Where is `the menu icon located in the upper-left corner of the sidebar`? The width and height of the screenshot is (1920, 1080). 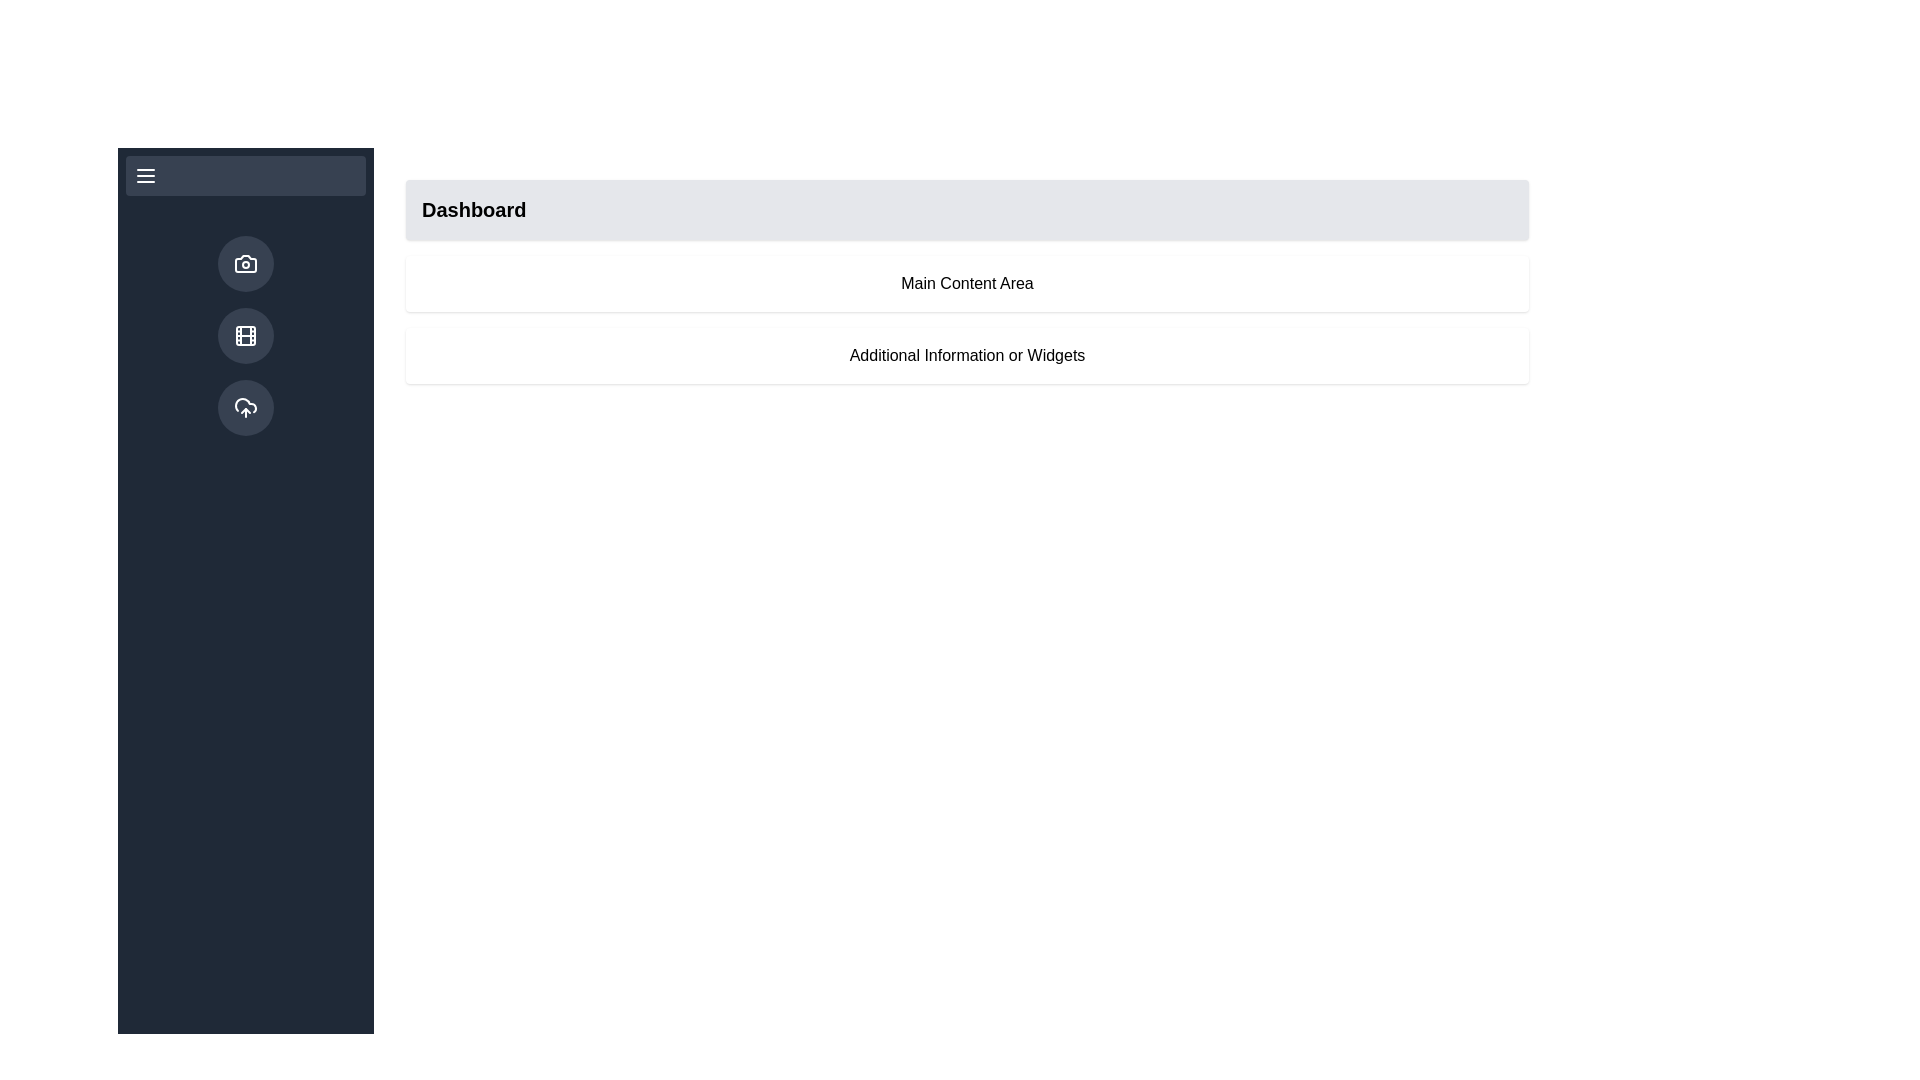
the menu icon located in the upper-left corner of the sidebar is located at coordinates (144, 175).